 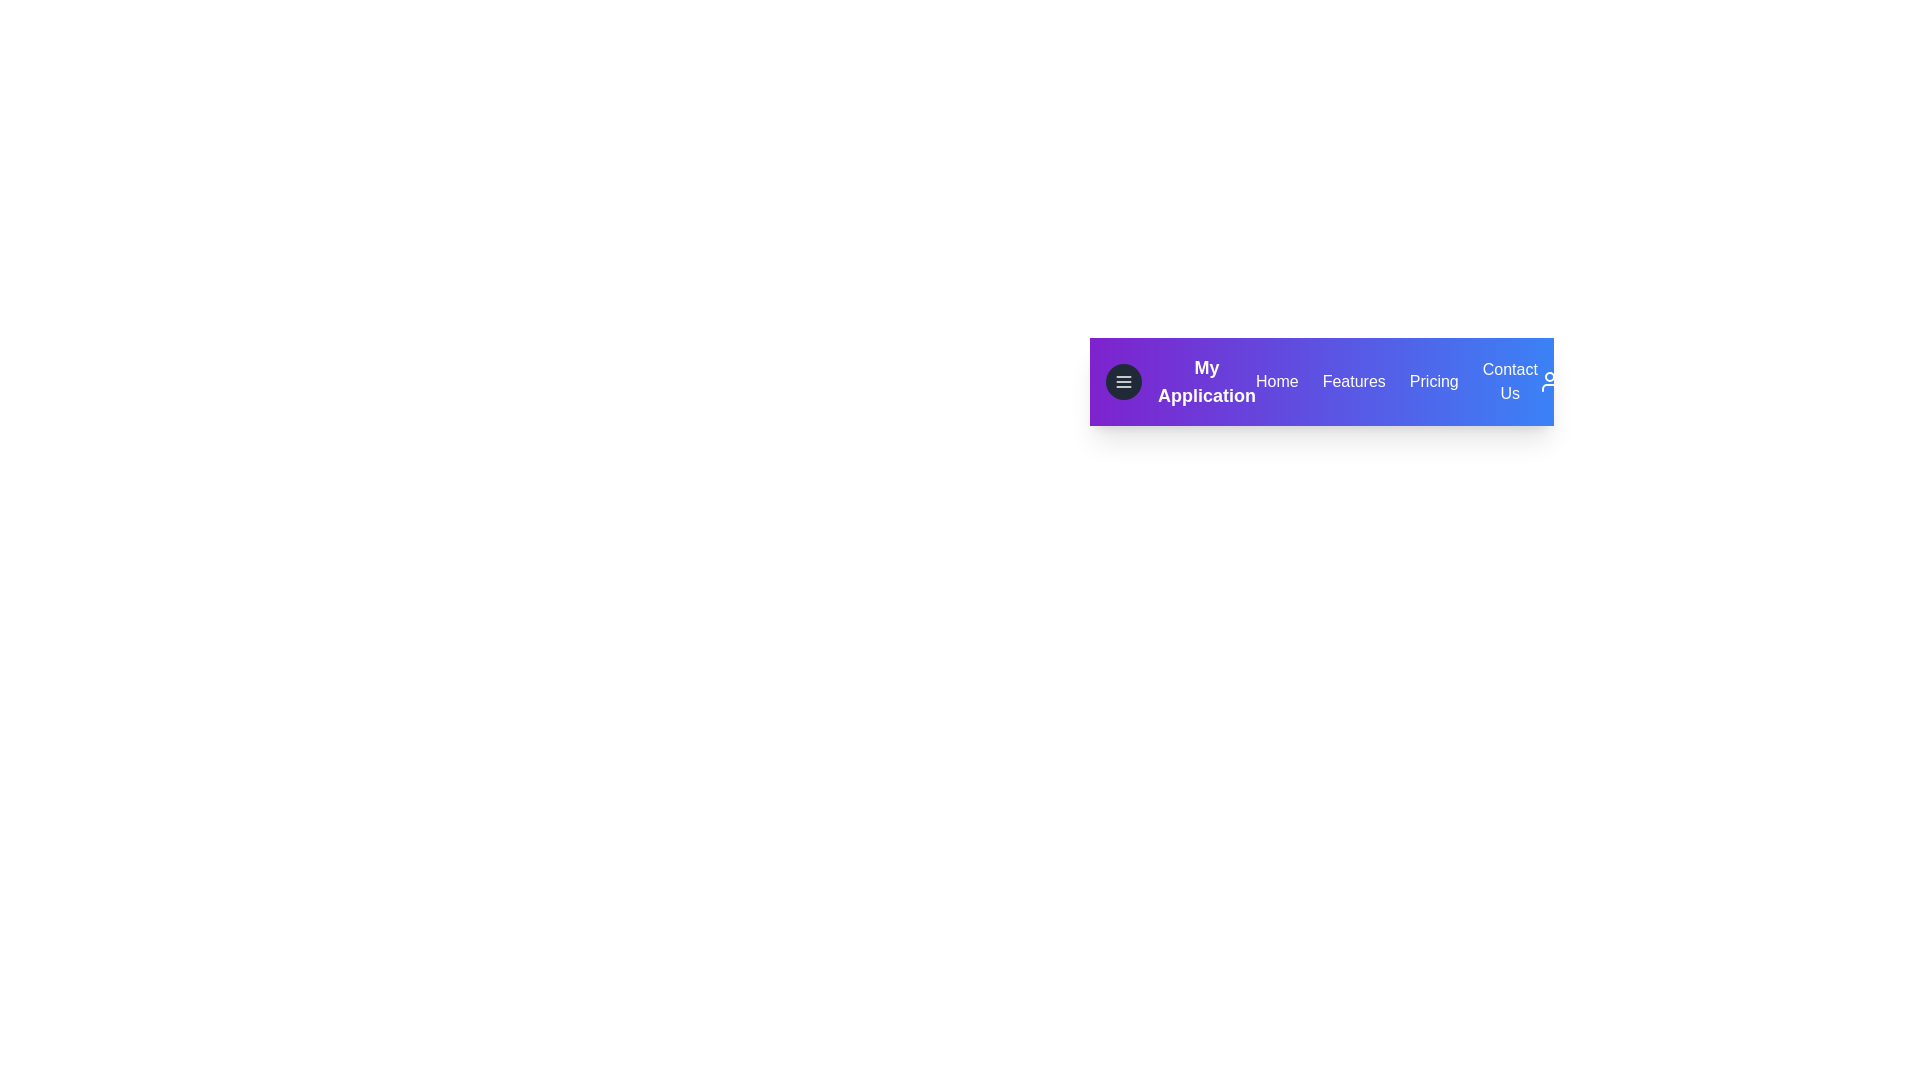 What do you see at coordinates (1510, 381) in the screenshot?
I see `the Contact Us link to navigate to the corresponding section` at bounding box center [1510, 381].